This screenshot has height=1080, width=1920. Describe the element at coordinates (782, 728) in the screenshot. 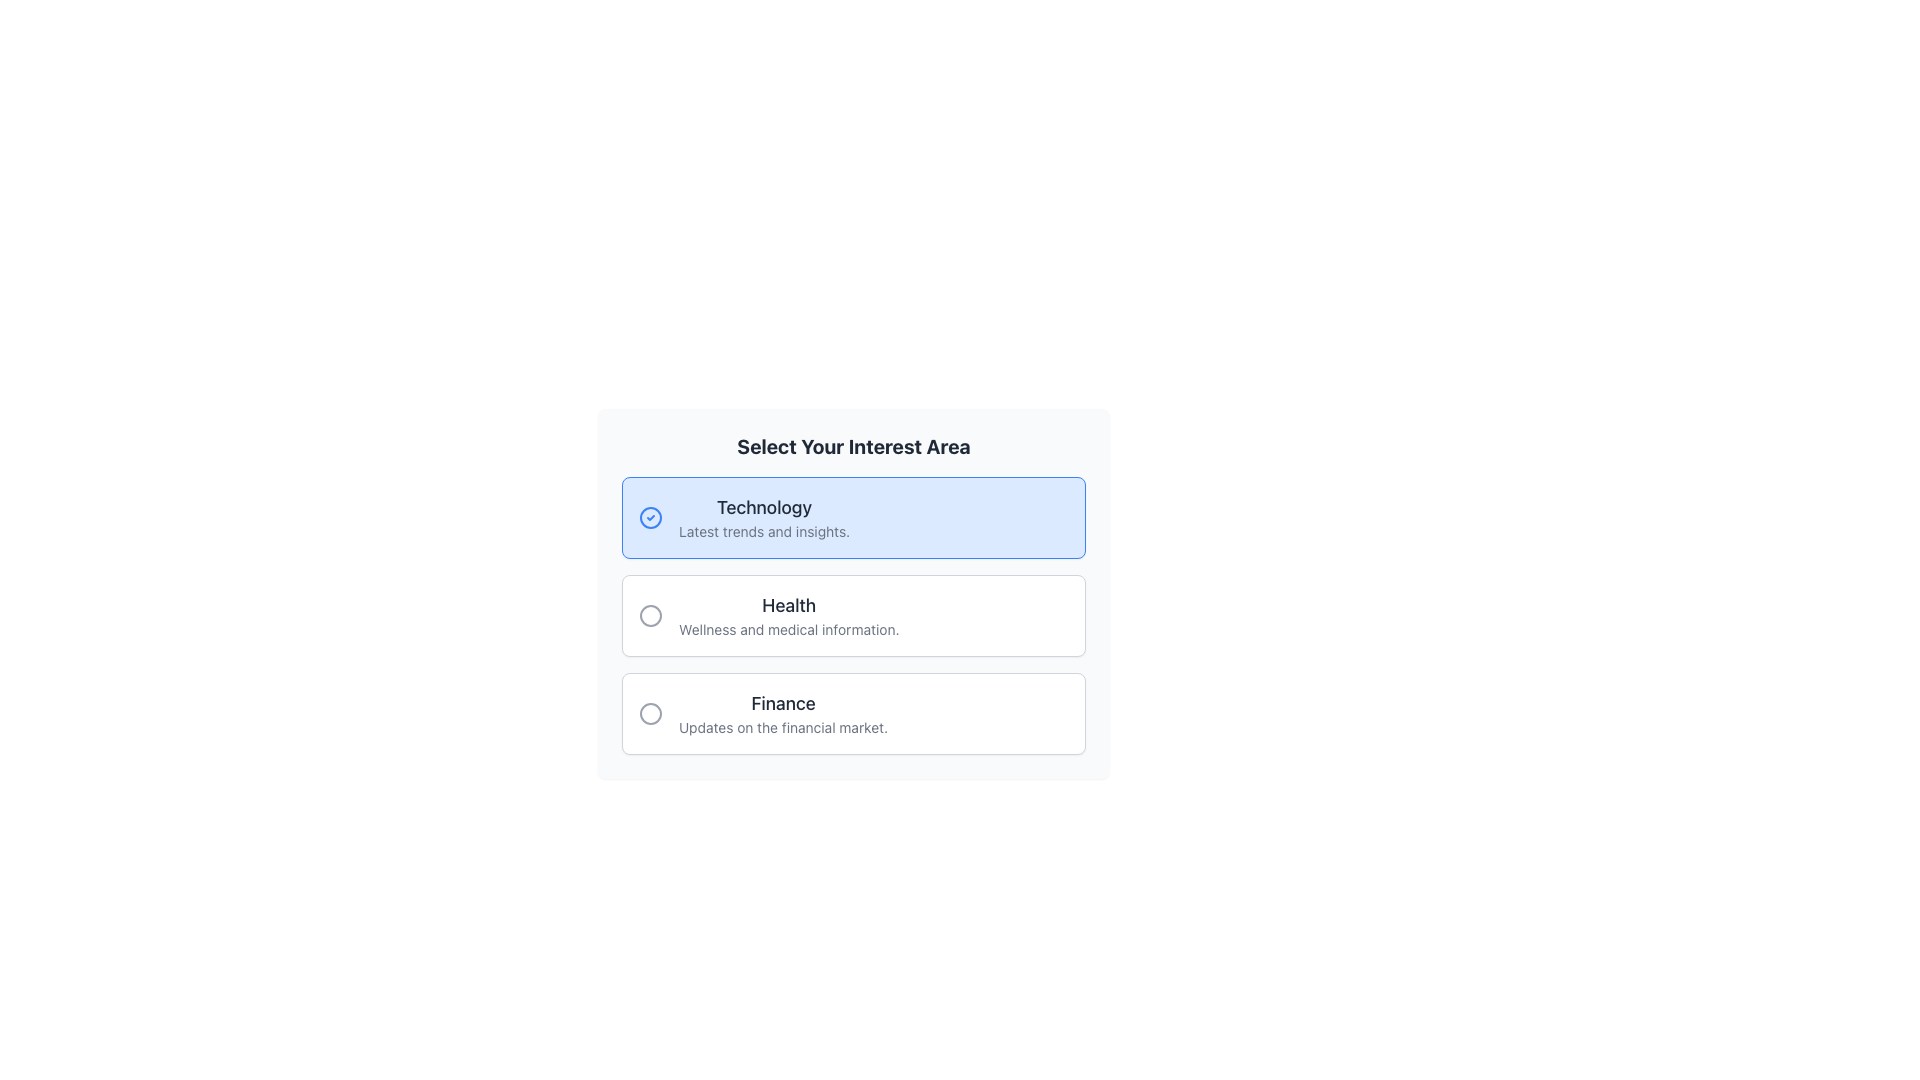

I see `text content of the label that displays 'Updates on the financial market.' located below the 'Finance' heading in the selection box` at that location.